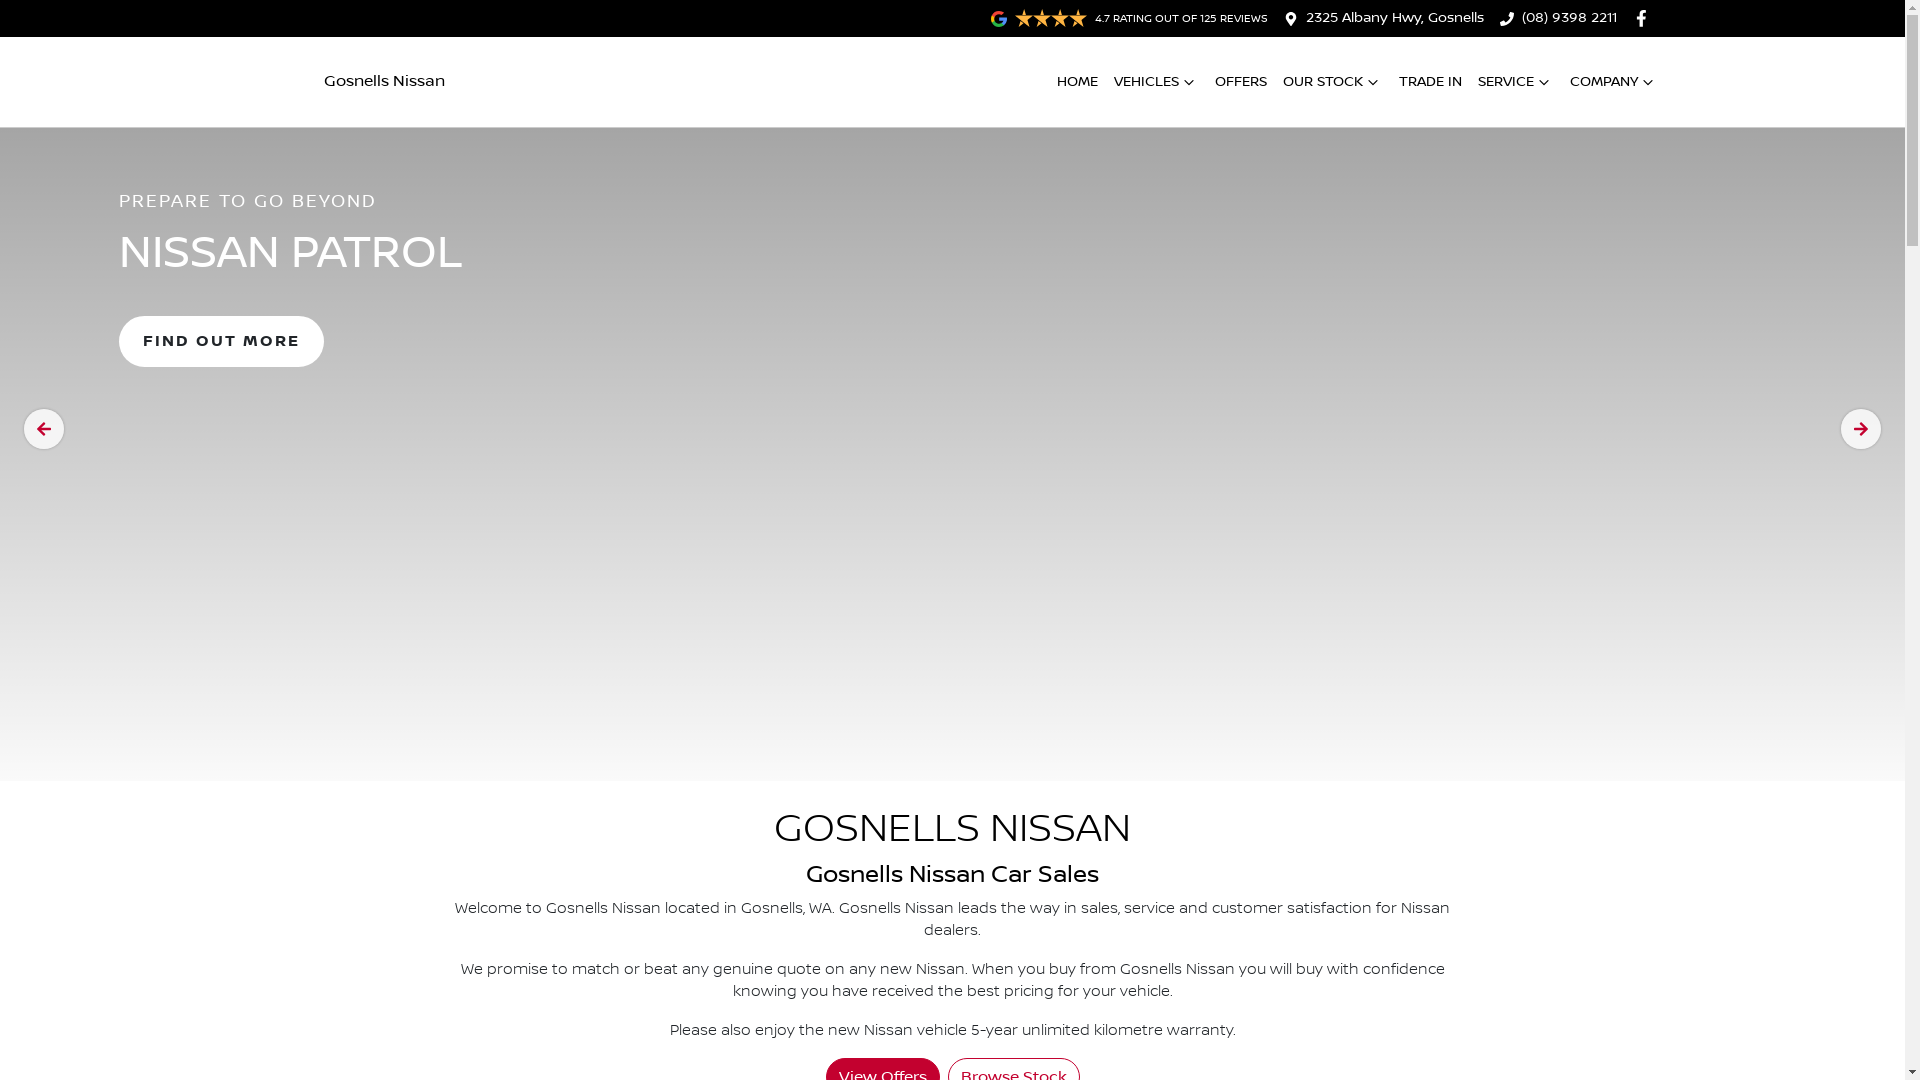 Image resolution: width=1920 pixels, height=1080 pixels. Describe the element at coordinates (1112, 81) in the screenshot. I see `'VEHICLES'` at that location.